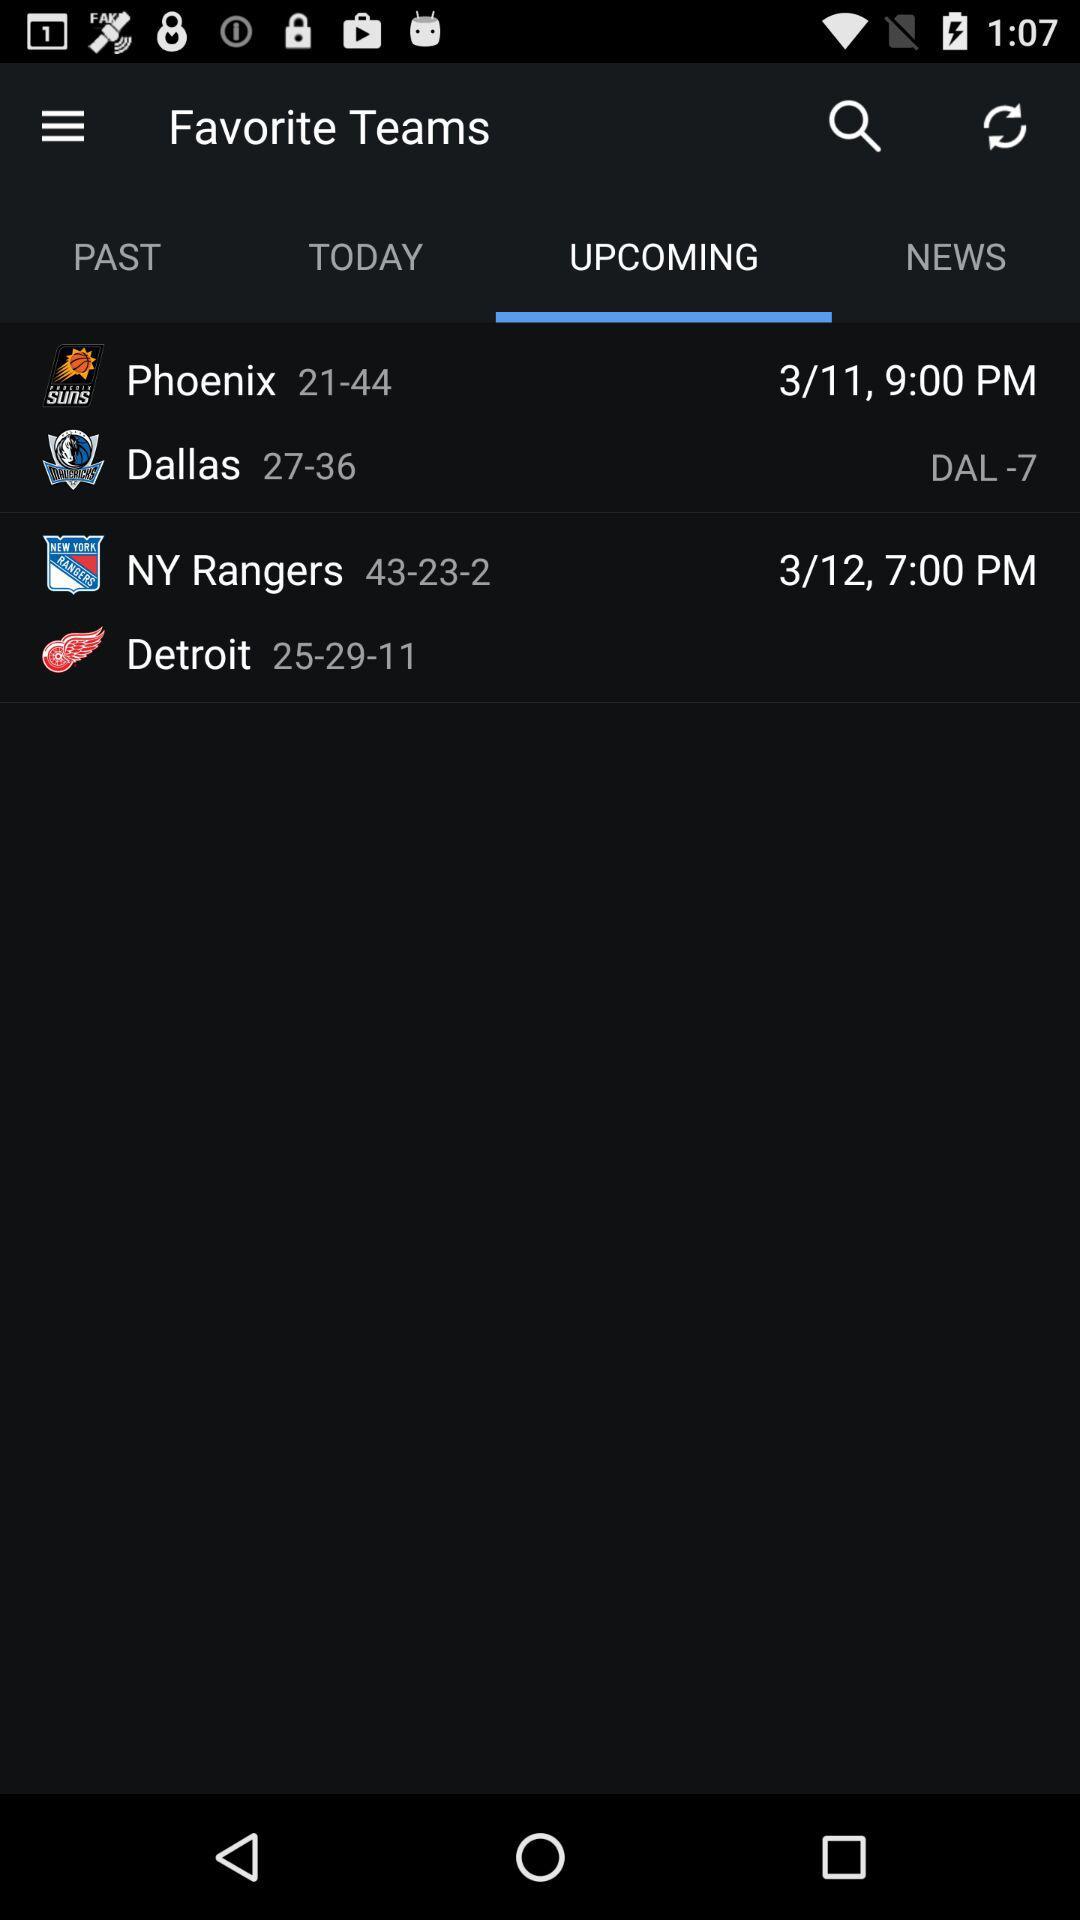  I want to click on icon to the right of the upcoming, so click(954, 254).